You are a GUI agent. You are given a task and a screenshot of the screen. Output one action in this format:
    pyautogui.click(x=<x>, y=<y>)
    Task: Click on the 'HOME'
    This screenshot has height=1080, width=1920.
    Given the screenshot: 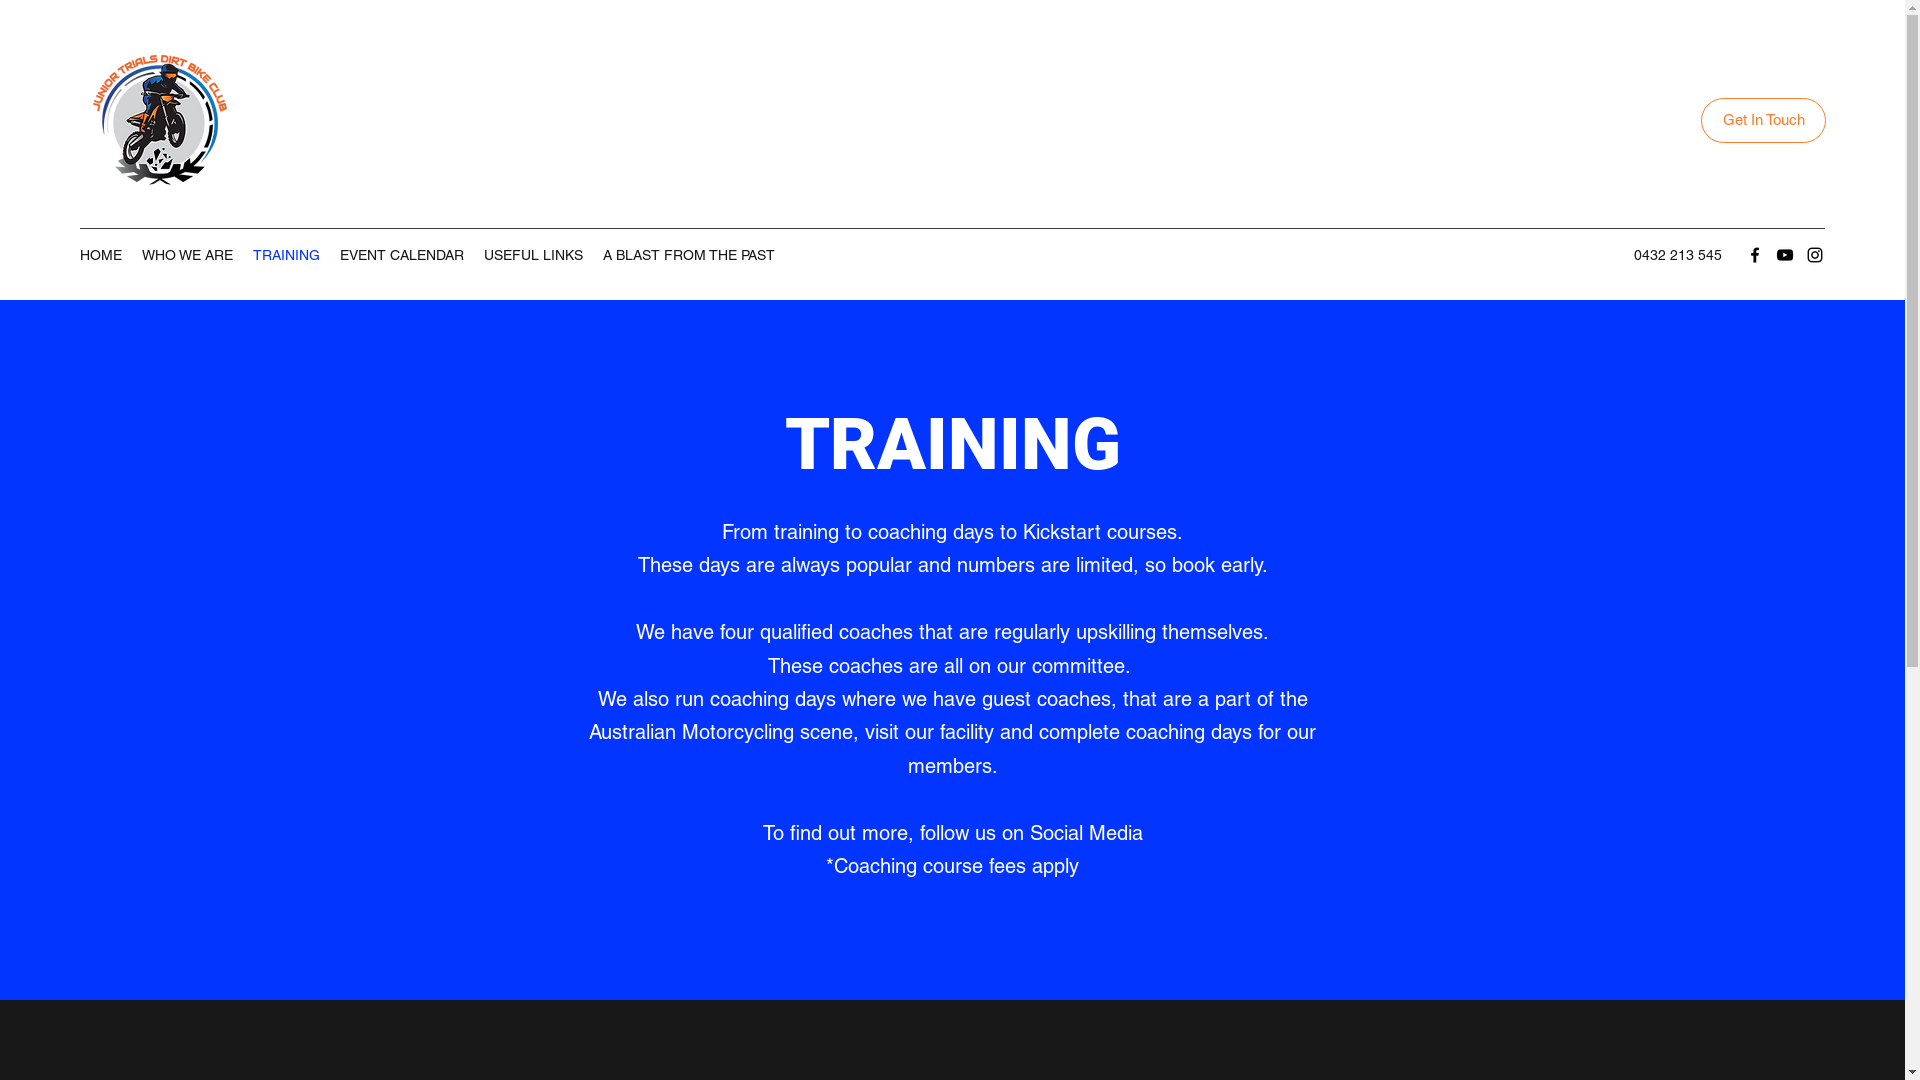 What is the action you would take?
    pyautogui.click(x=99, y=253)
    